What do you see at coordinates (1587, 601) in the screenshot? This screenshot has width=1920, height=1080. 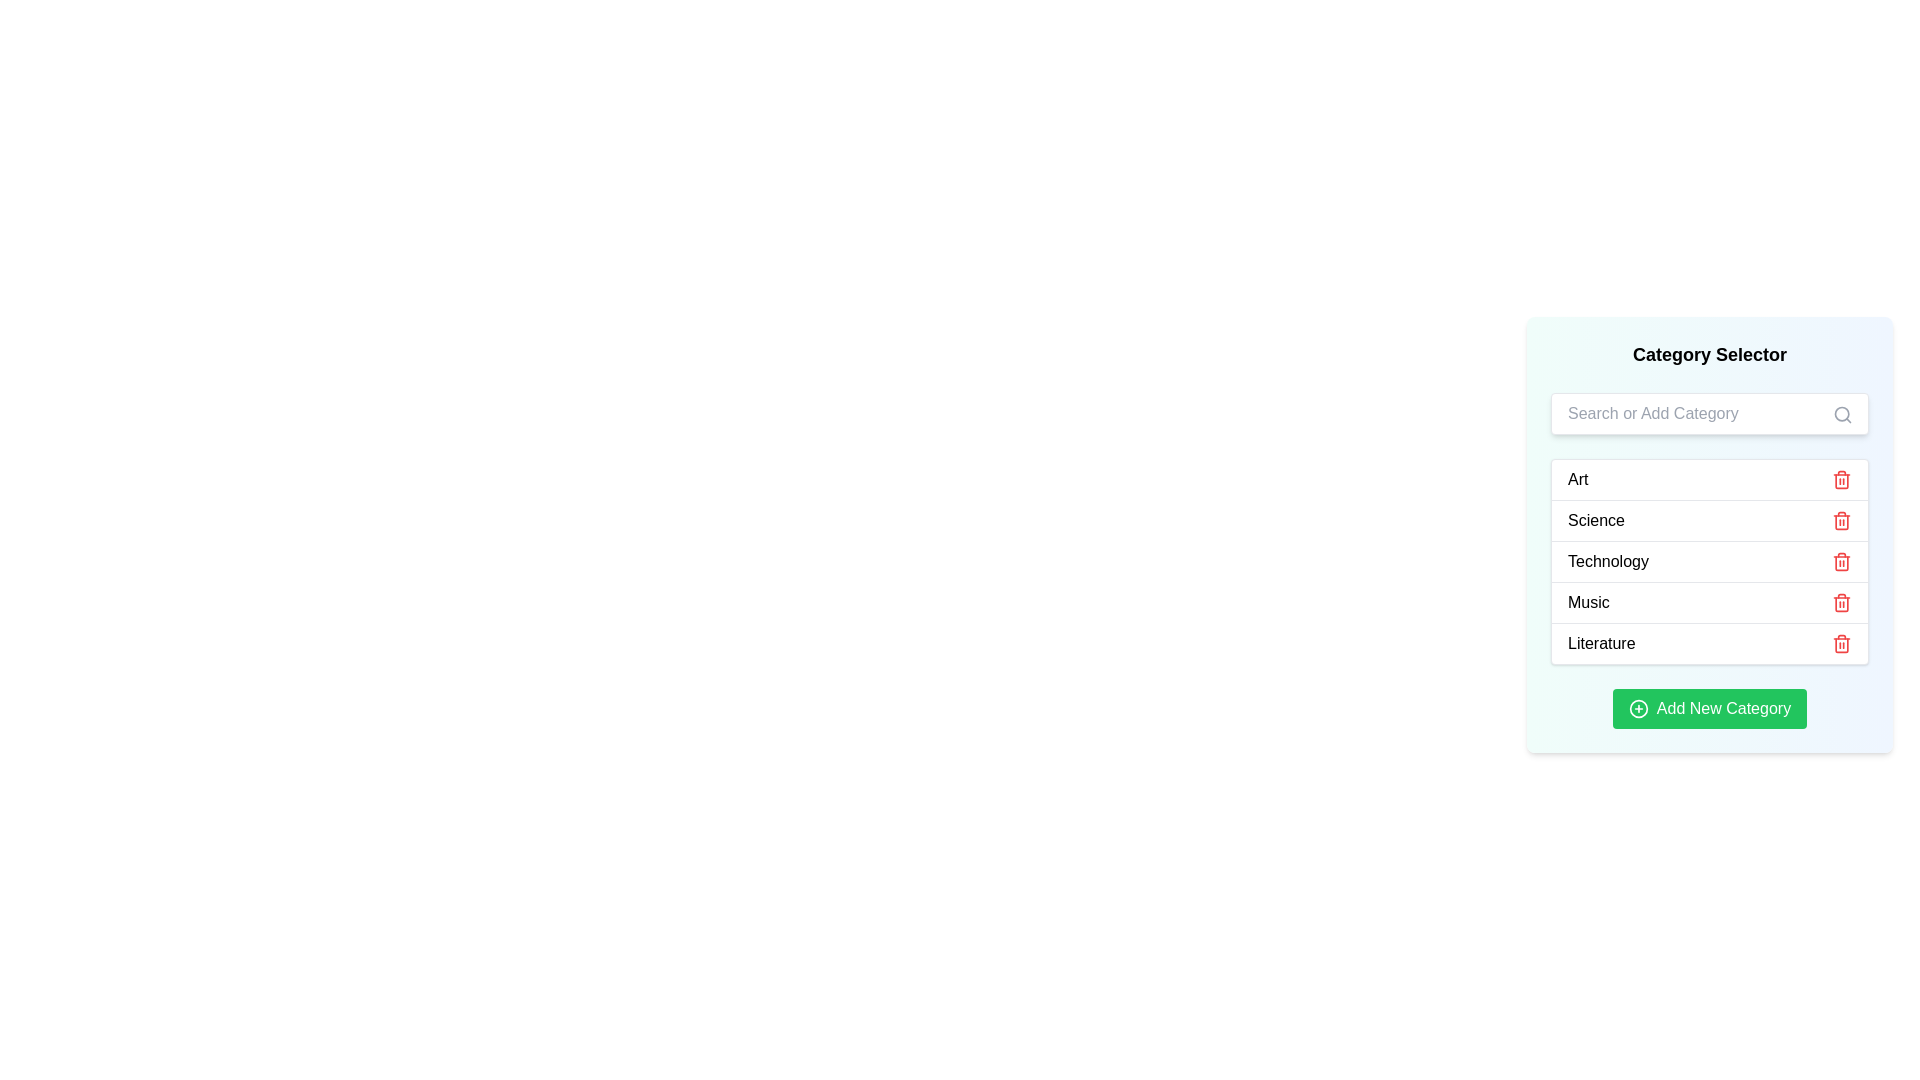 I see `the label in the fourth row of the category list, which is positioned between the 'Technology' and 'Literature' labels` at bounding box center [1587, 601].